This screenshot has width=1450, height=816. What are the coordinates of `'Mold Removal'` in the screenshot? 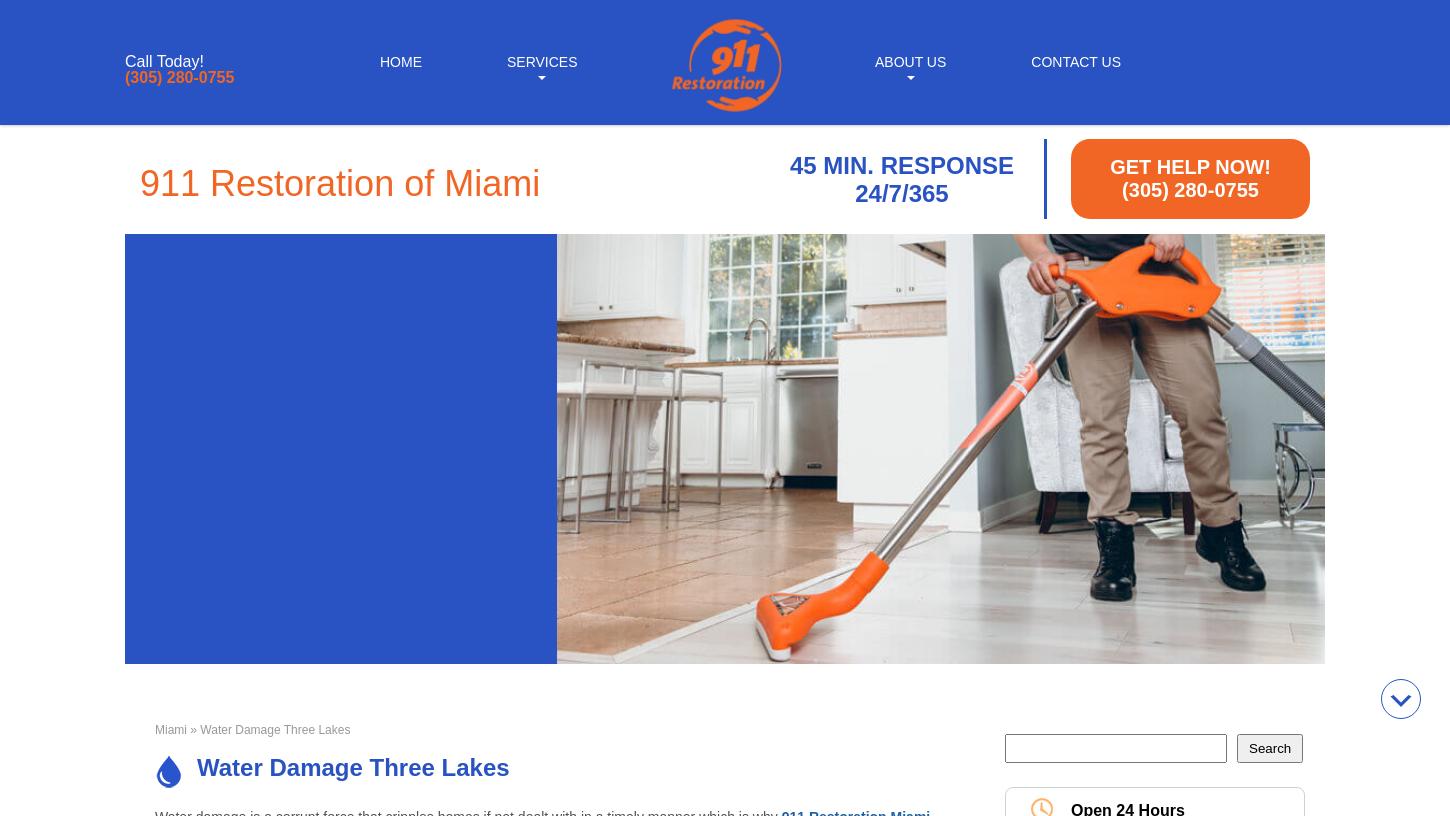 It's located at (540, 215).